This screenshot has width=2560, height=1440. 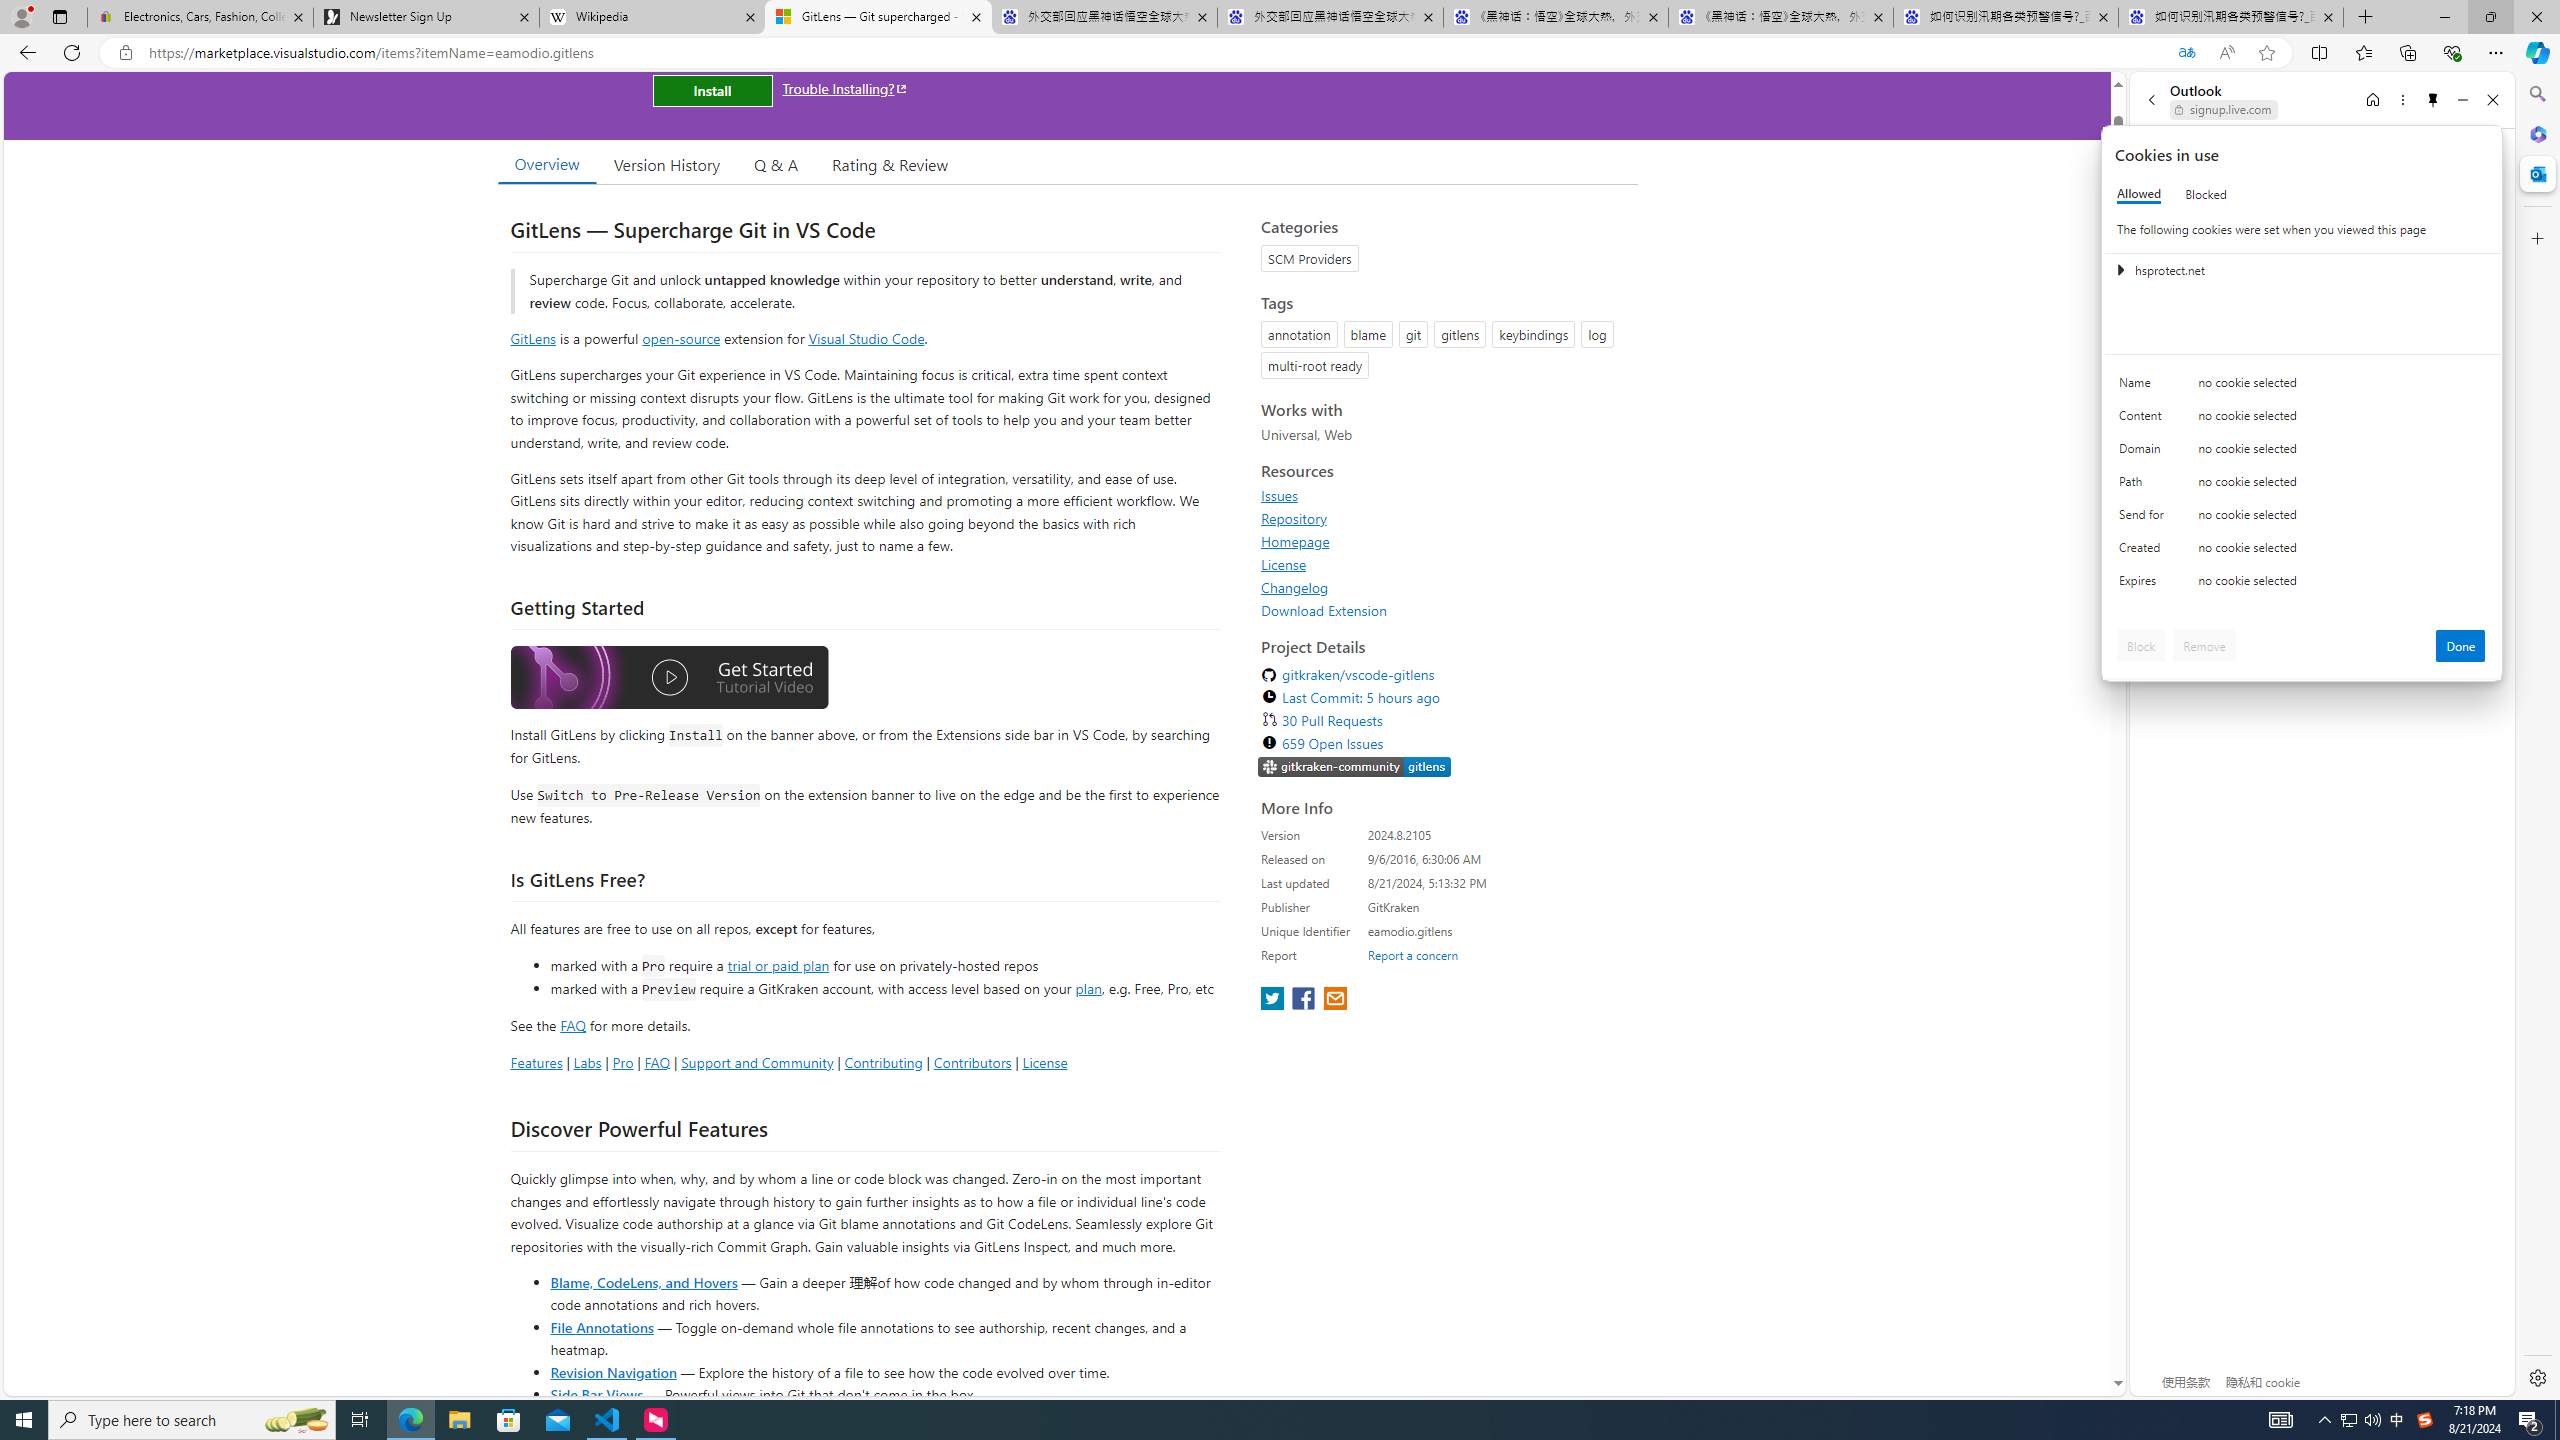 I want to click on 'Created', so click(x=2144, y=551).